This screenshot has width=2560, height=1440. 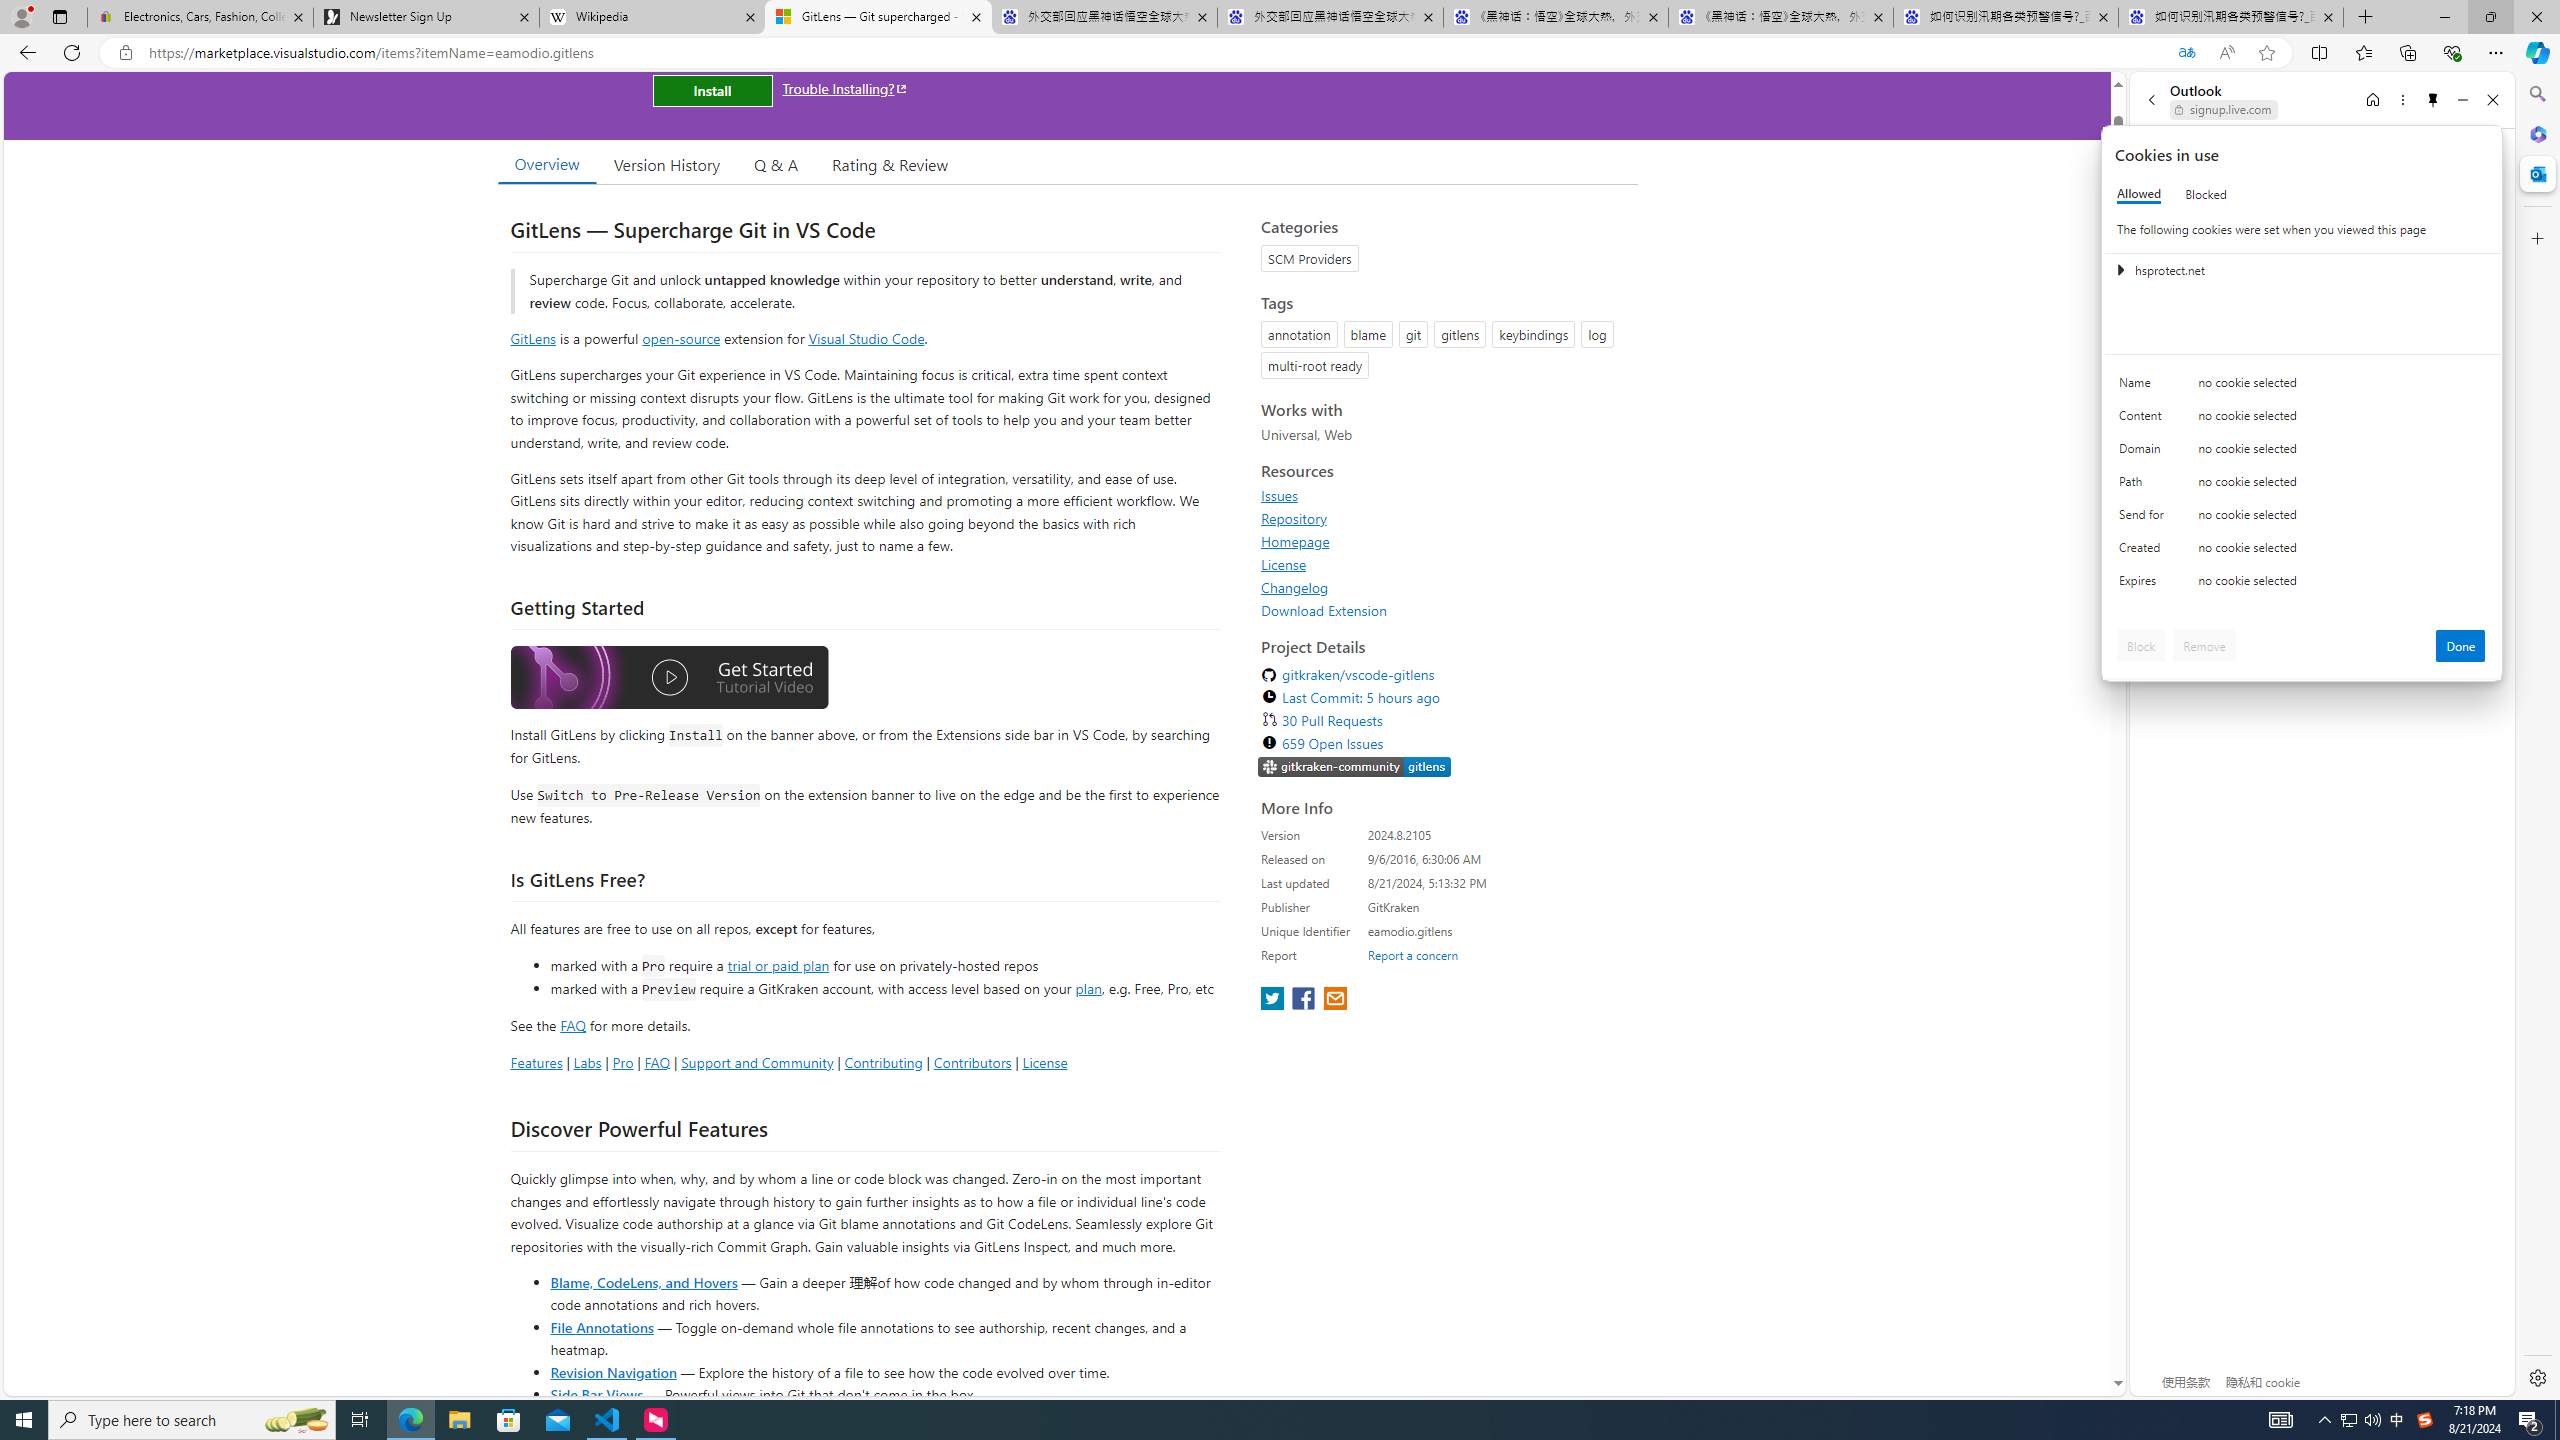 I want to click on 'Created', so click(x=2144, y=551).